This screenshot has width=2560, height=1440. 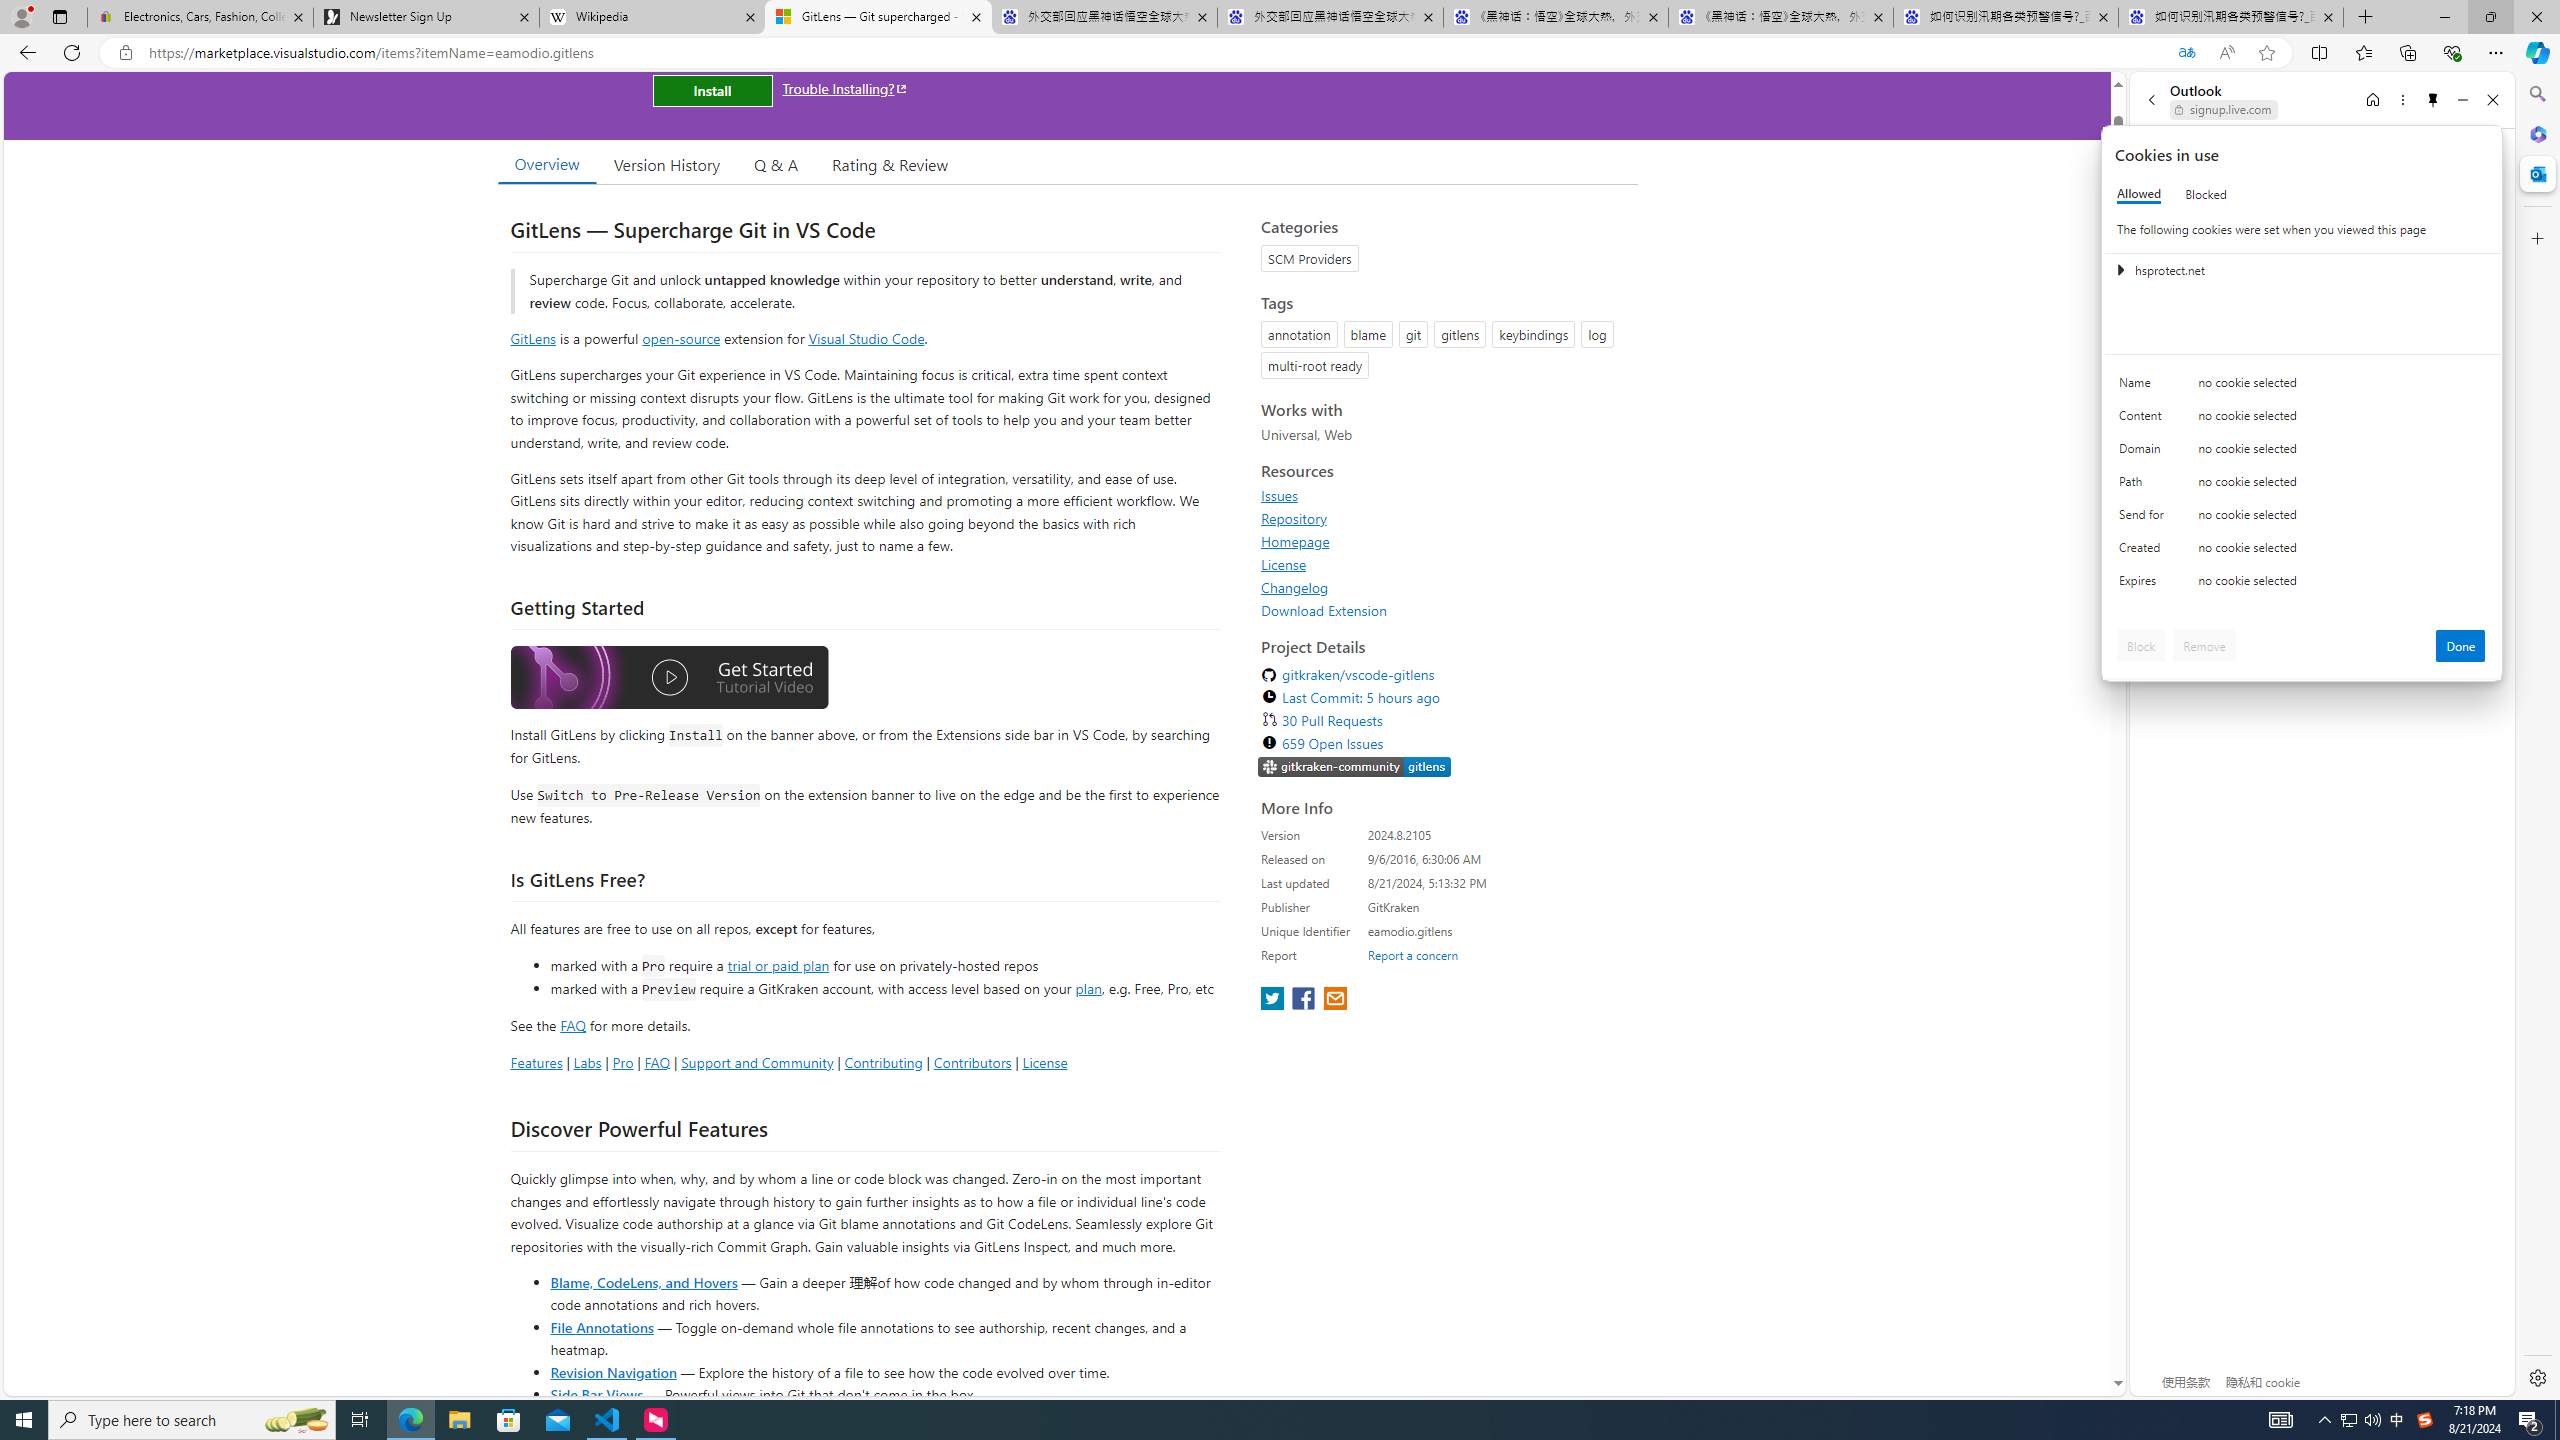 I want to click on 'Created', so click(x=2144, y=551).